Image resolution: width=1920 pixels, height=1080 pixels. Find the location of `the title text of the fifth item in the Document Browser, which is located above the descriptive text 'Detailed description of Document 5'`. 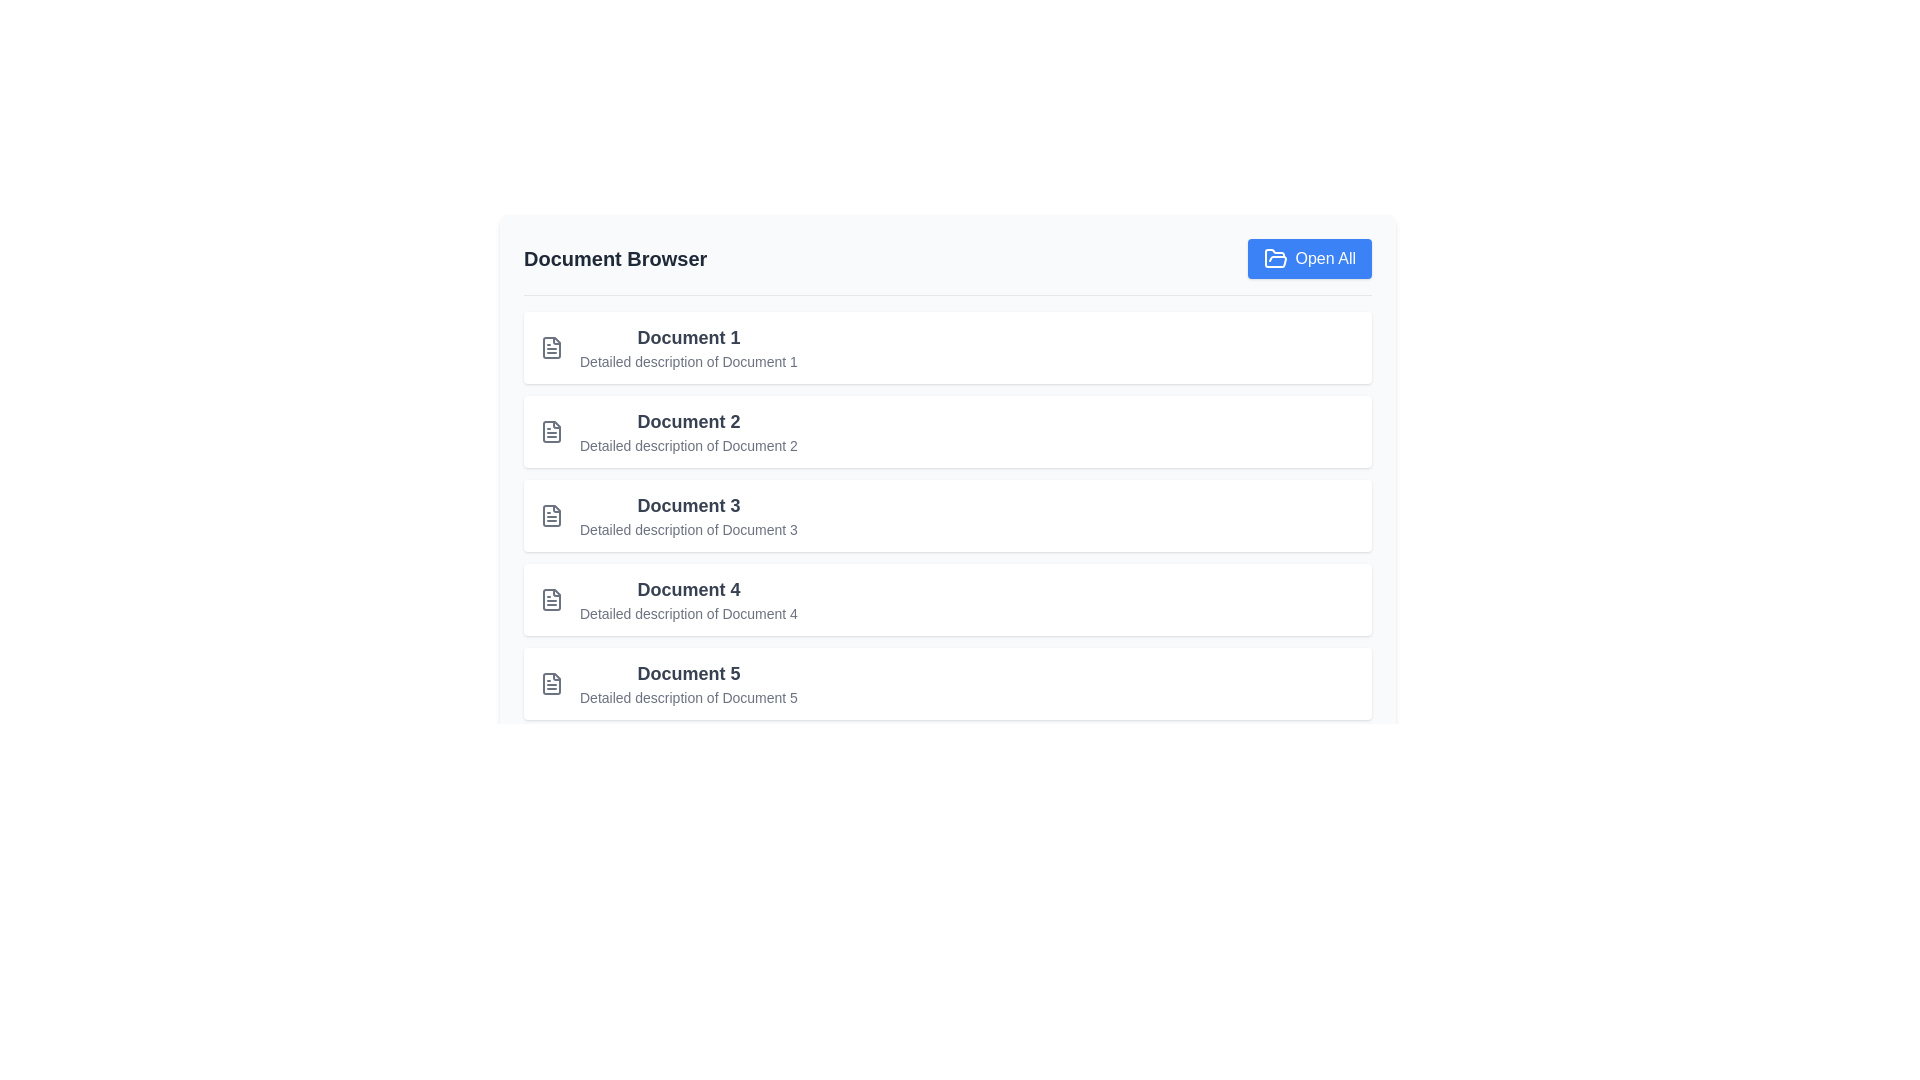

the title text of the fifth item in the Document Browser, which is located above the descriptive text 'Detailed description of Document 5' is located at coordinates (688, 674).